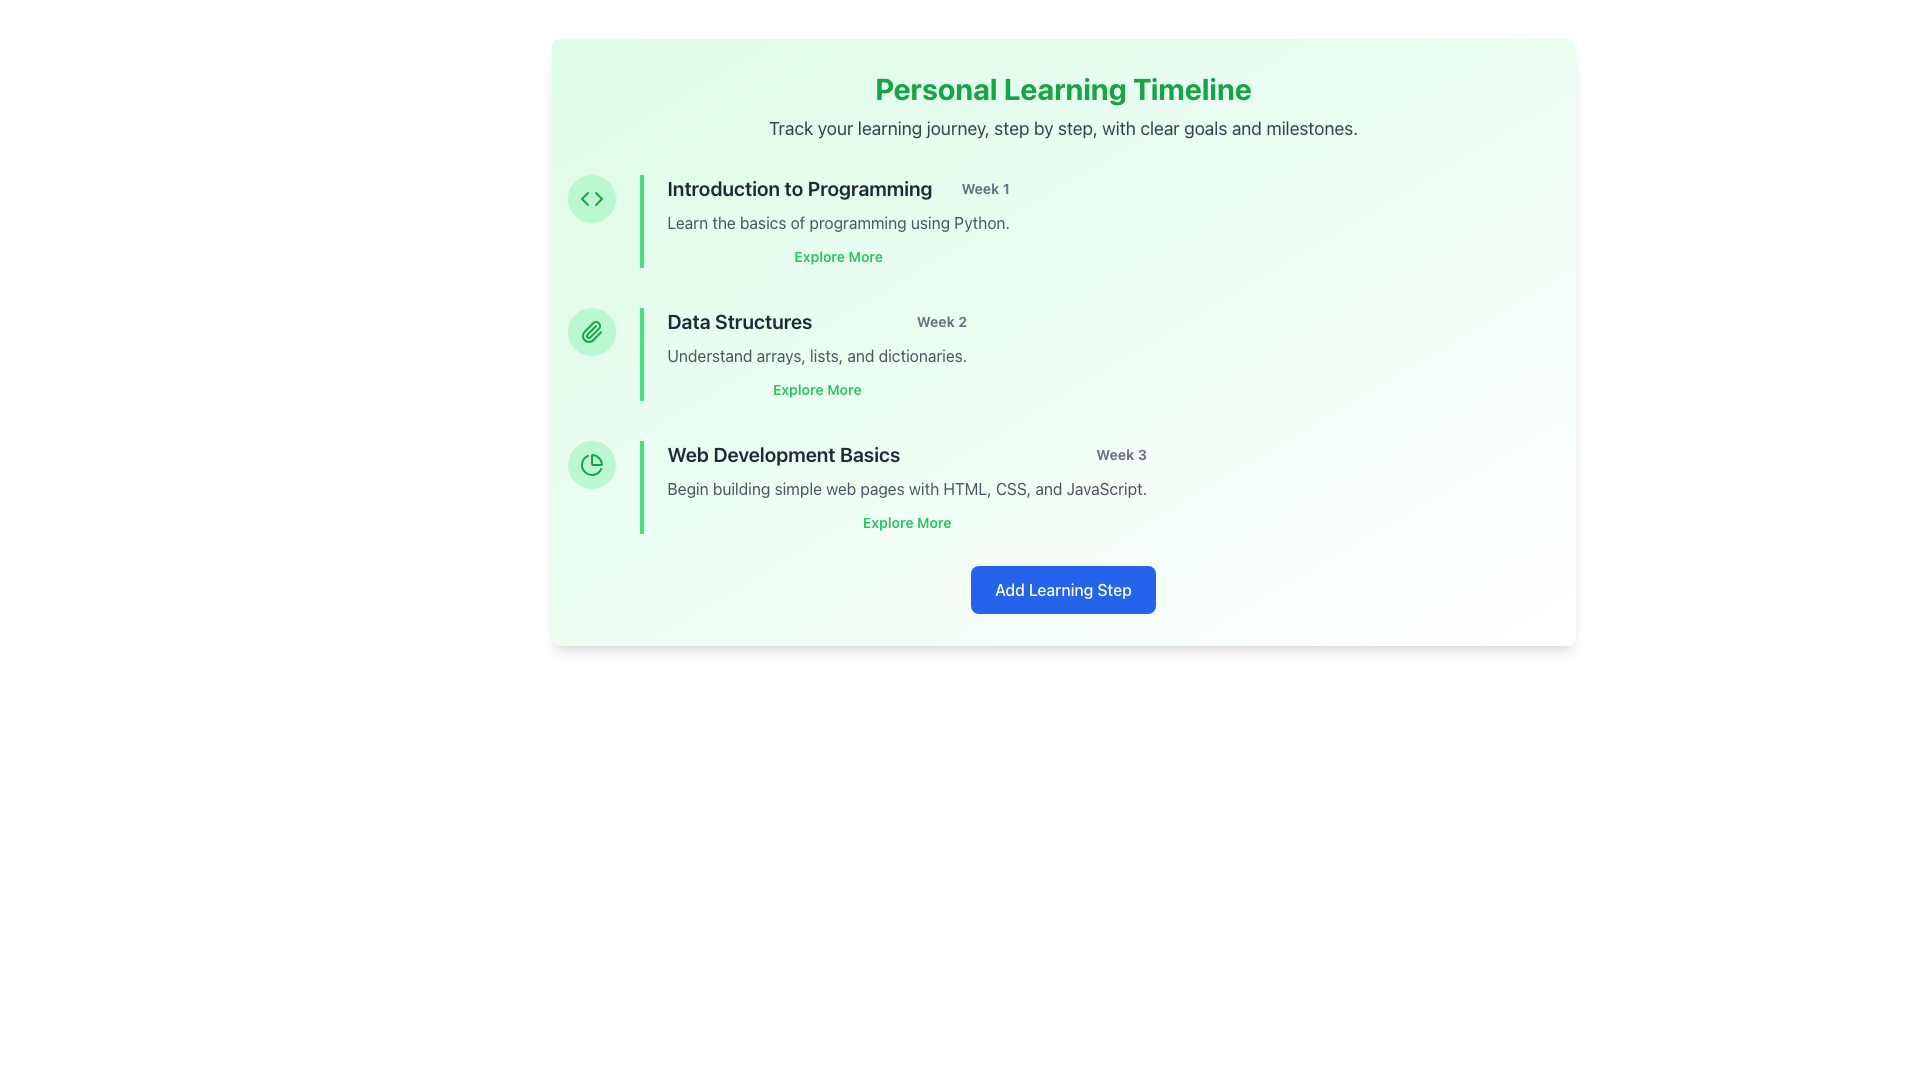  I want to click on the right-pointing green-stroke arrow SVG icon located adjacent to the 'Introduction to Programming' list item, so click(597, 199).